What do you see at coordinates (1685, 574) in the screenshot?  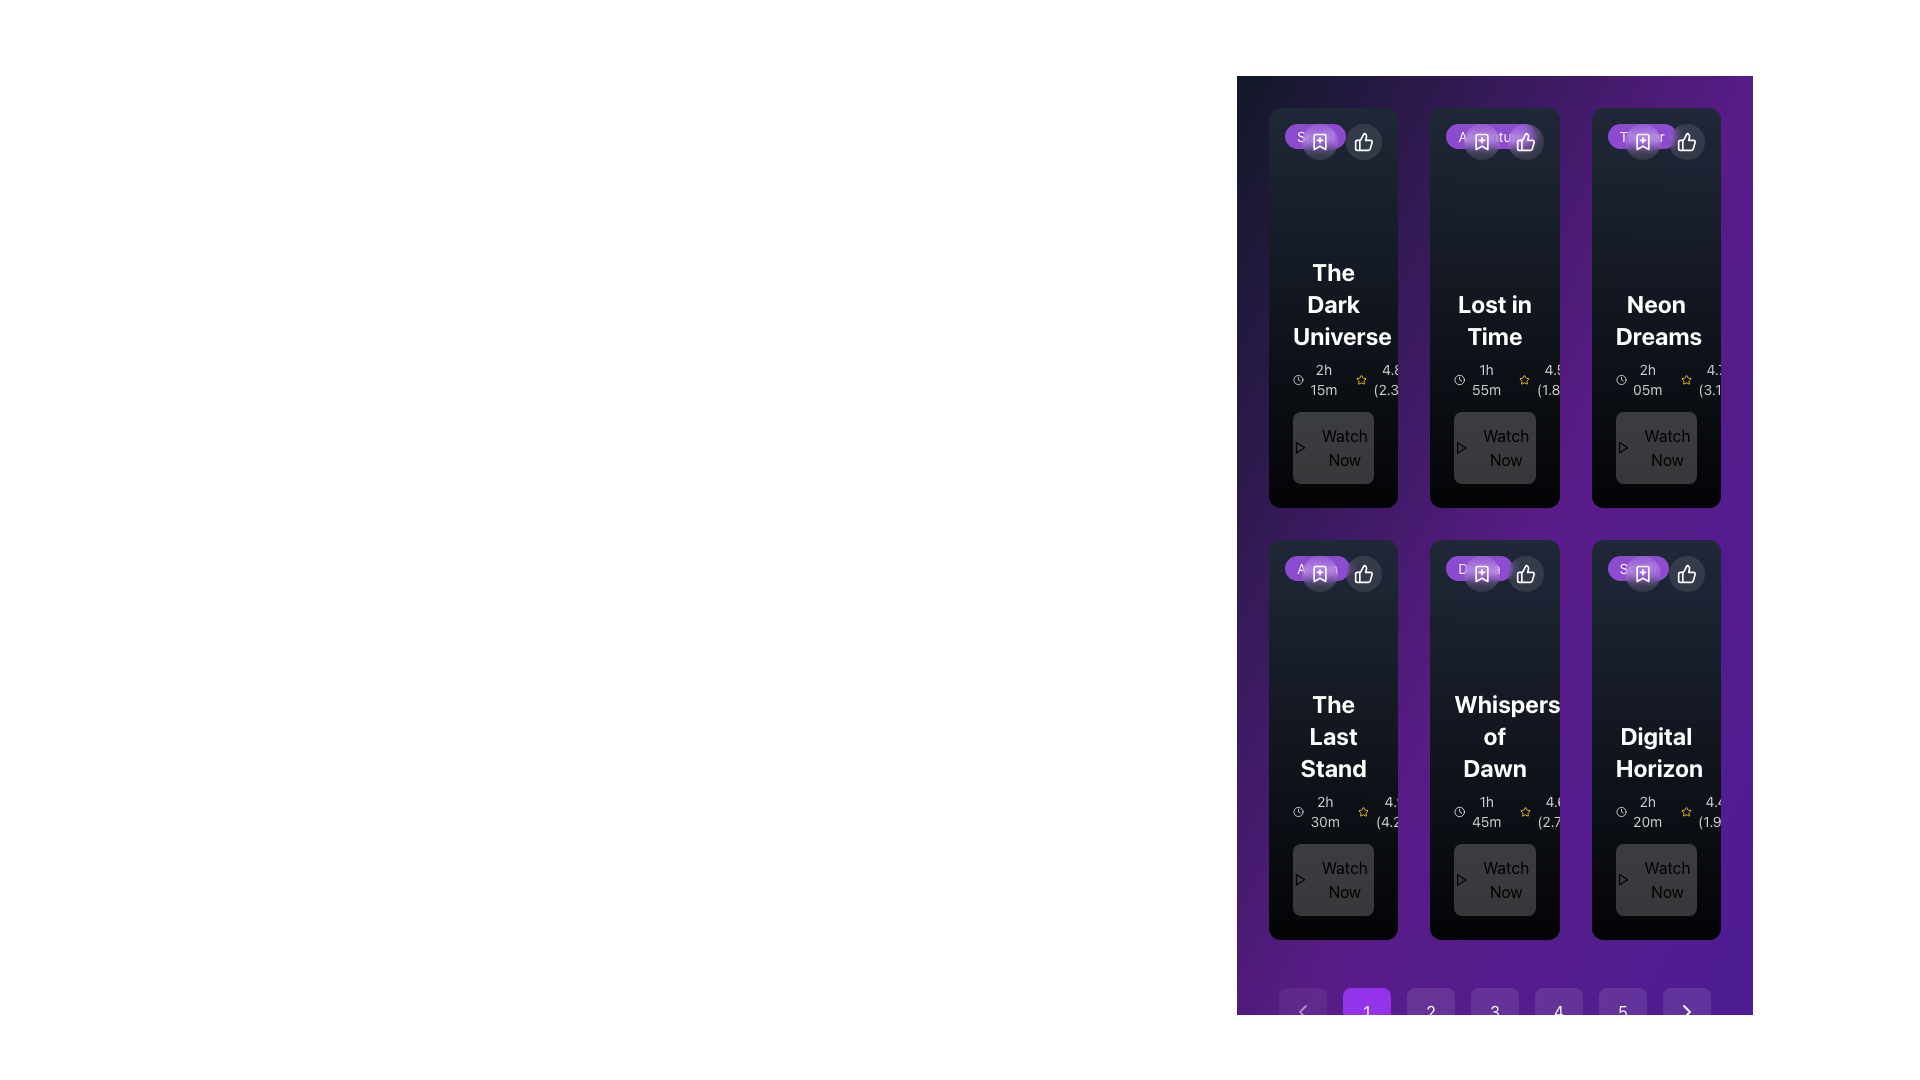 I see `the 'like' button located at the top-right corner of the 'Digital Horizon' card to express appreciation for the item` at bounding box center [1685, 574].